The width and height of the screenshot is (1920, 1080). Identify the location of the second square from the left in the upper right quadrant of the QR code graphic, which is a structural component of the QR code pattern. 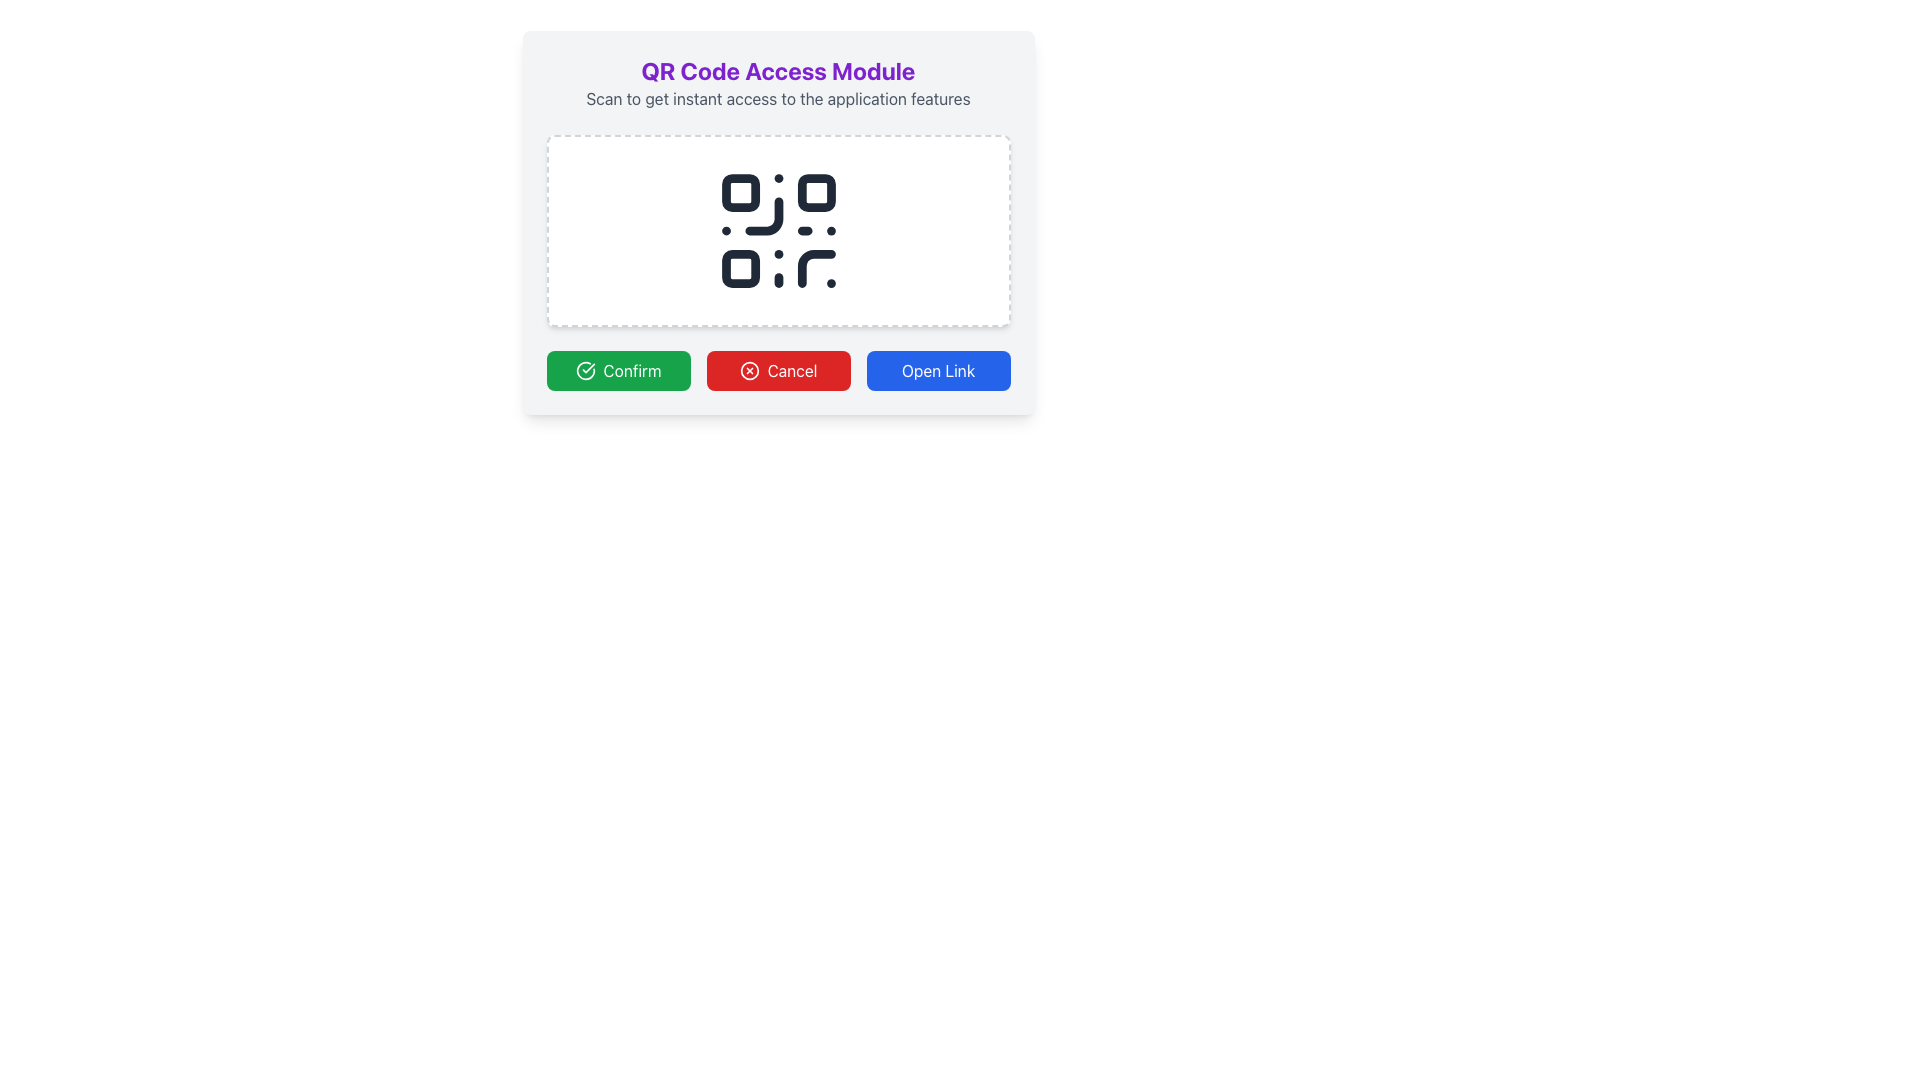
(816, 193).